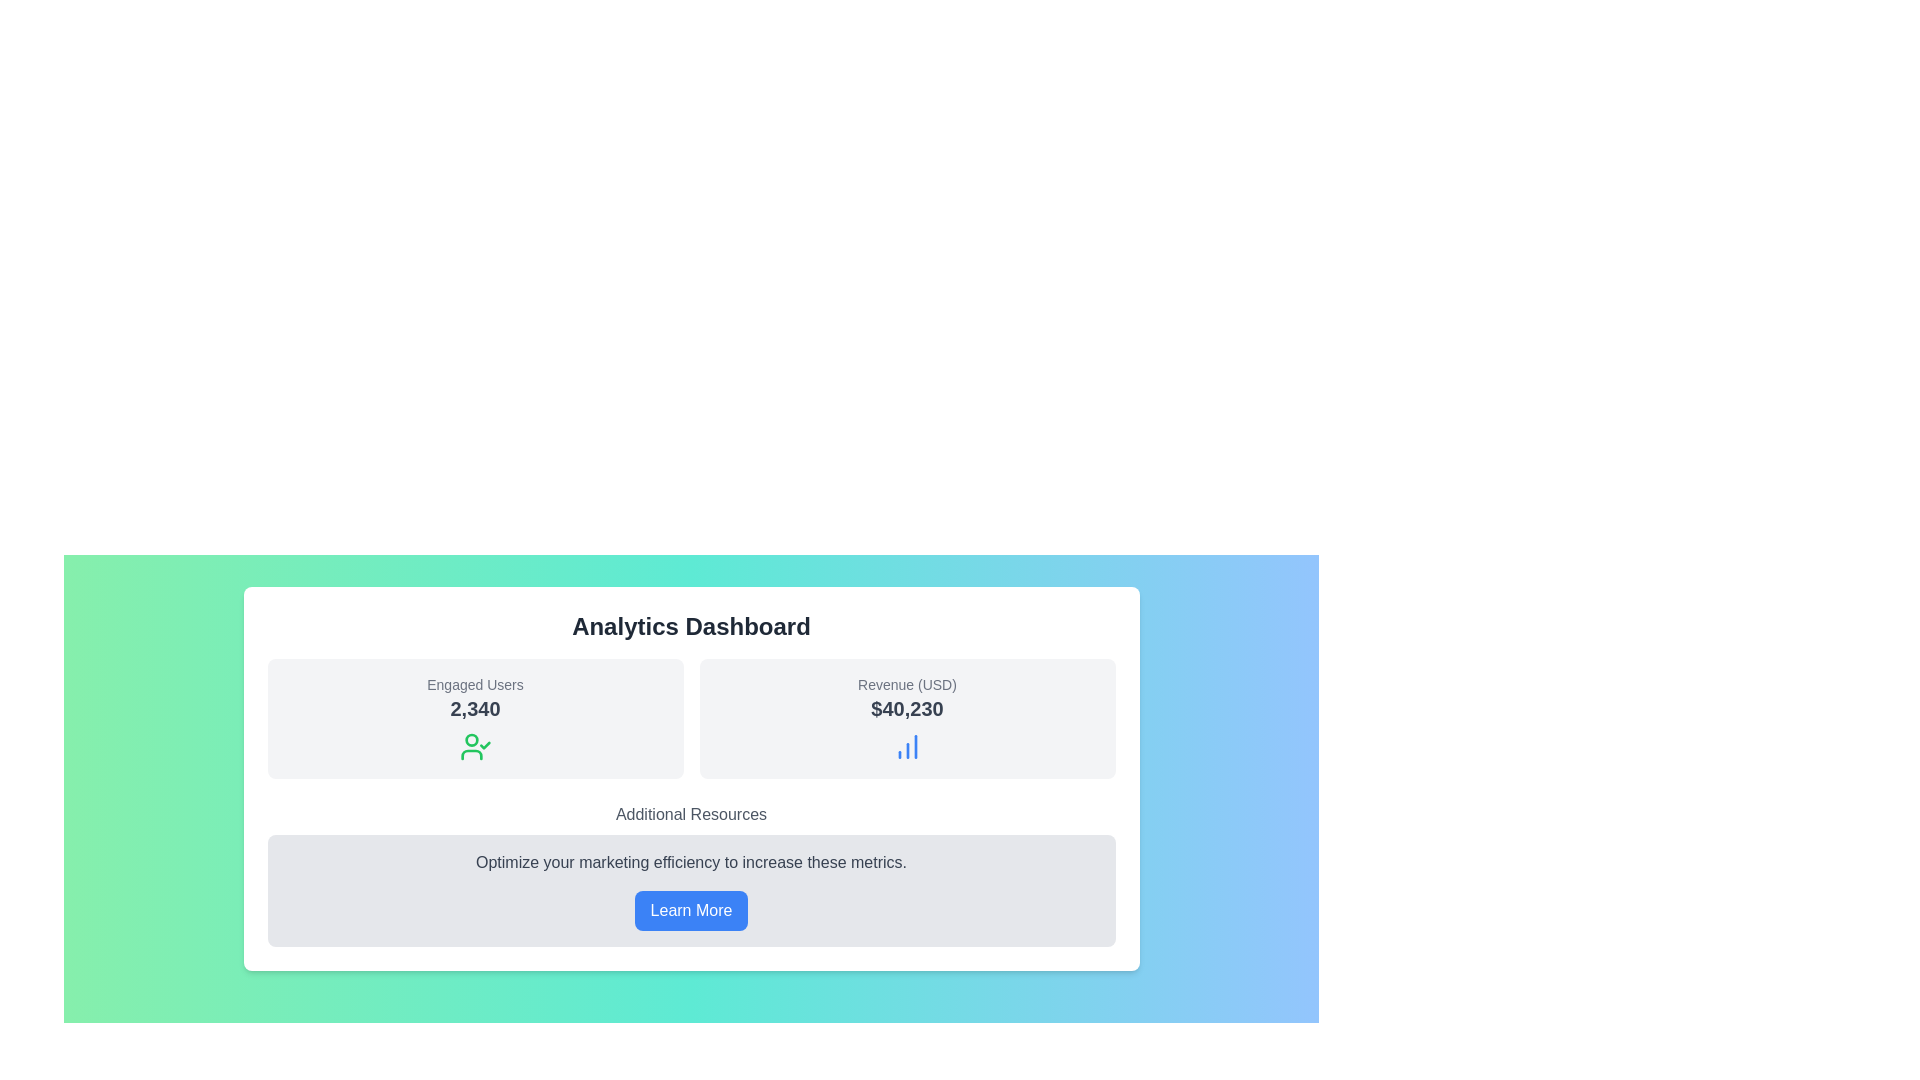 This screenshot has width=1920, height=1080. Describe the element at coordinates (906, 684) in the screenshot. I see `the 'Revenue (USD)' text label, which is a small gray text above the revenue value in the analytics dashboard interface` at that location.